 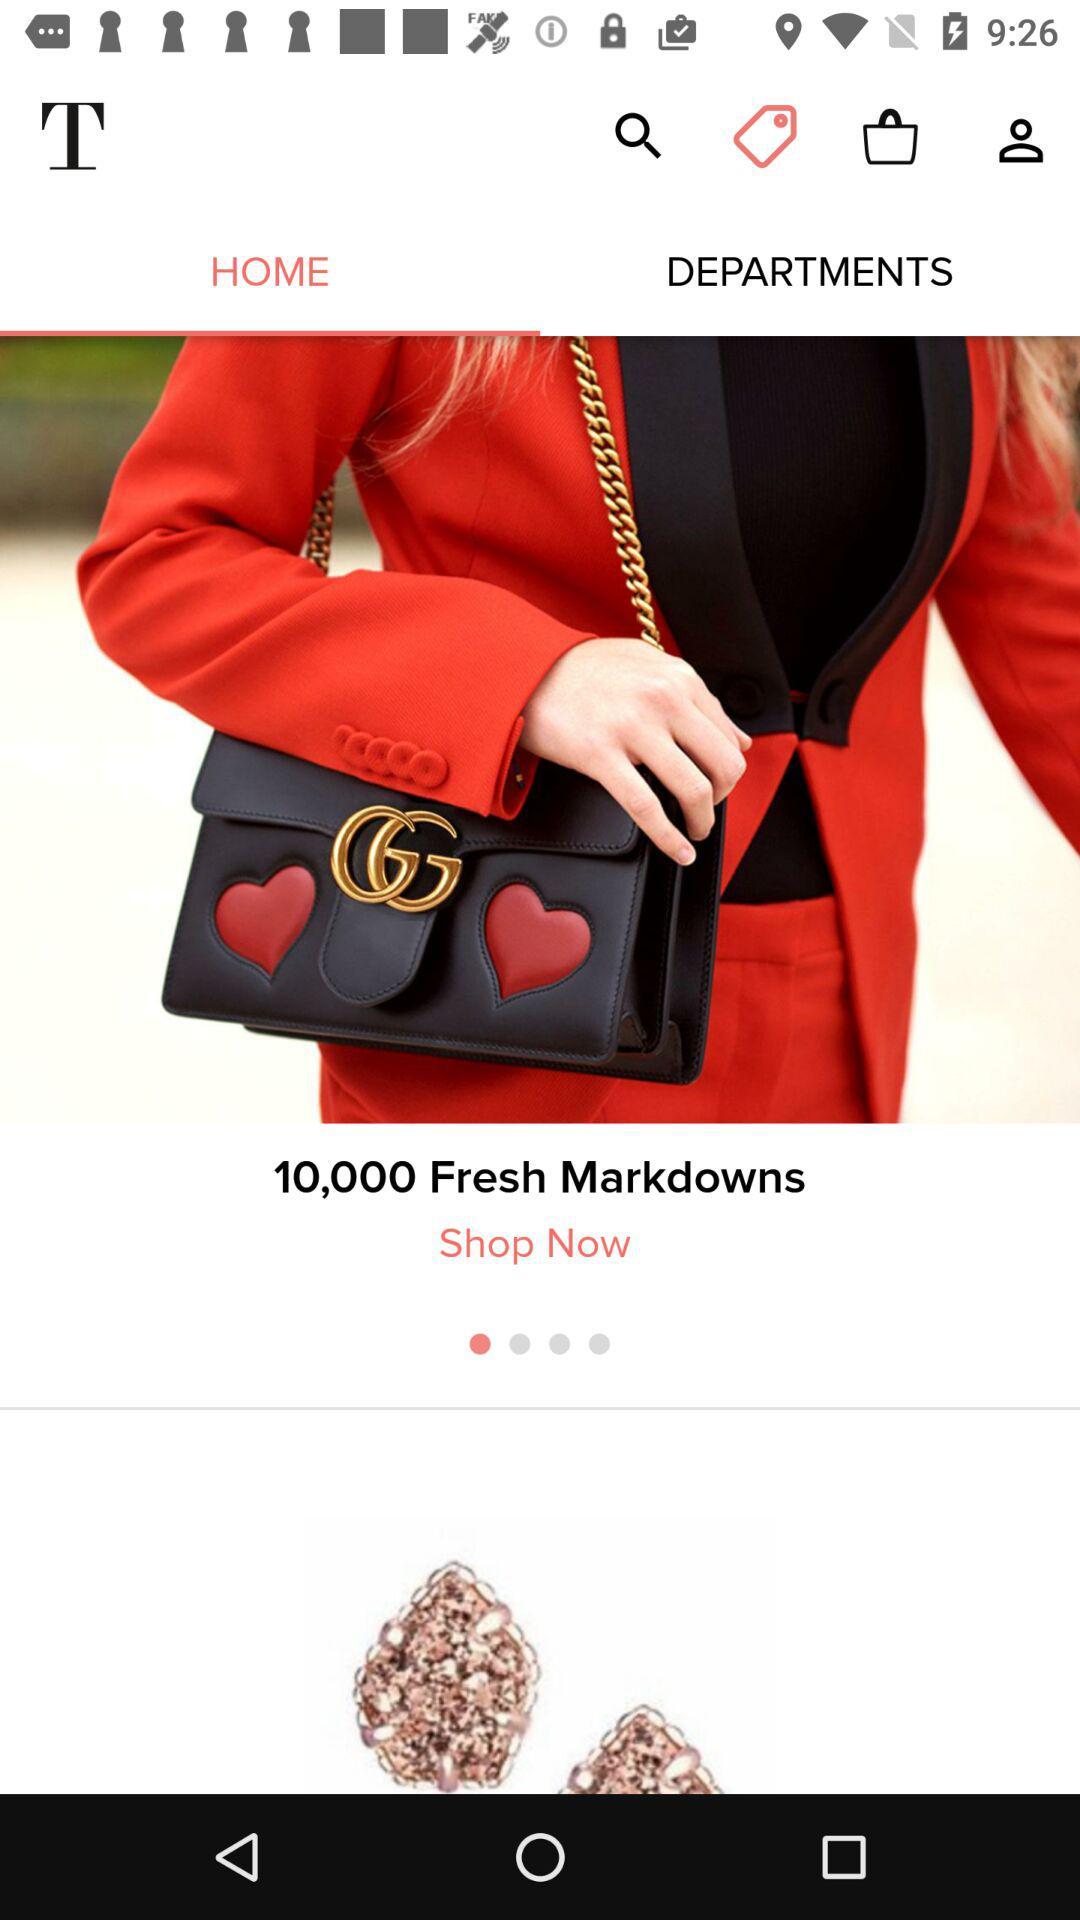 I want to click on icon after the search icon, so click(x=764, y=136).